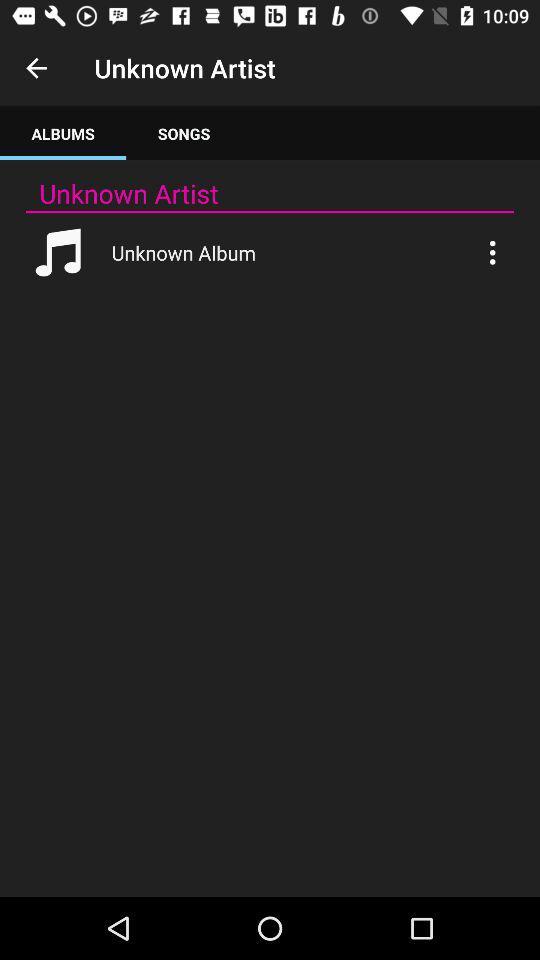 The height and width of the screenshot is (960, 540). What do you see at coordinates (36, 68) in the screenshot?
I see `the icon above the albums app` at bounding box center [36, 68].